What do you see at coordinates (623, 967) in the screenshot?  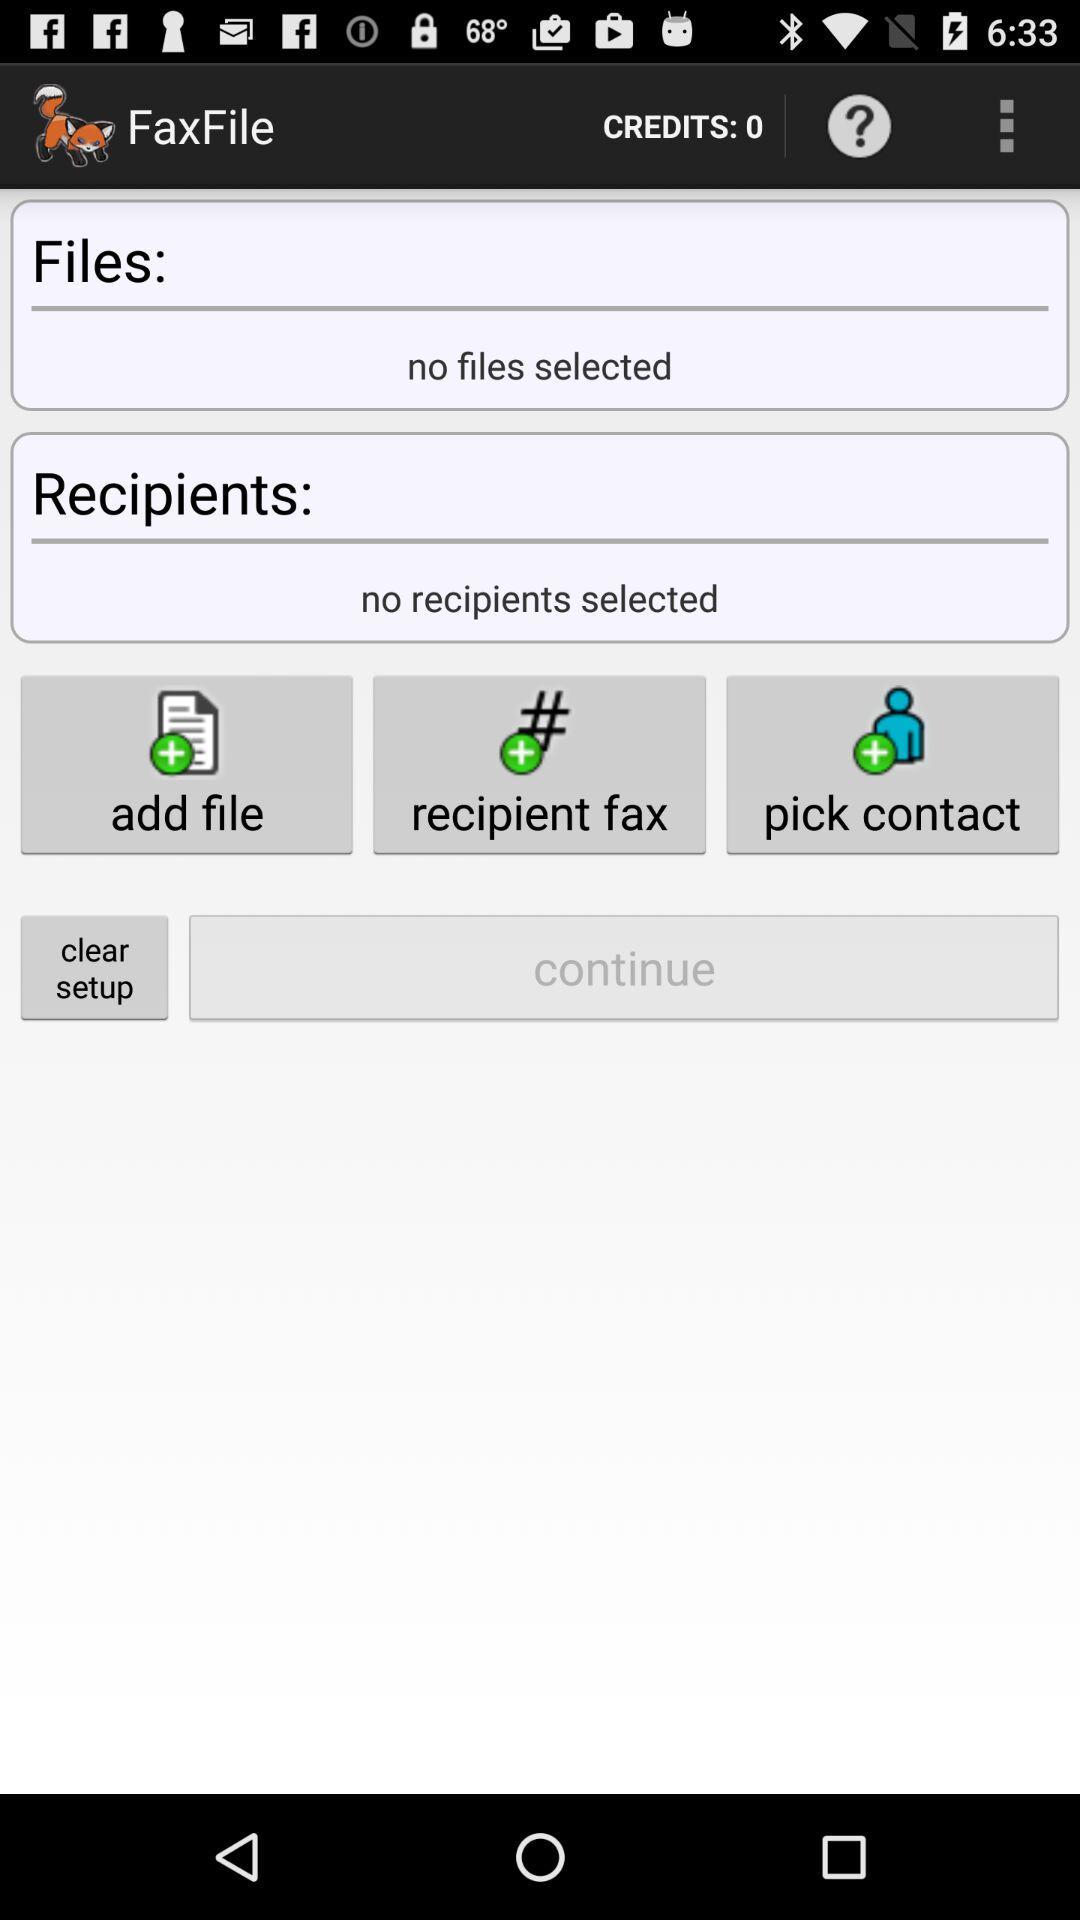 I see `item next to the clear` at bounding box center [623, 967].